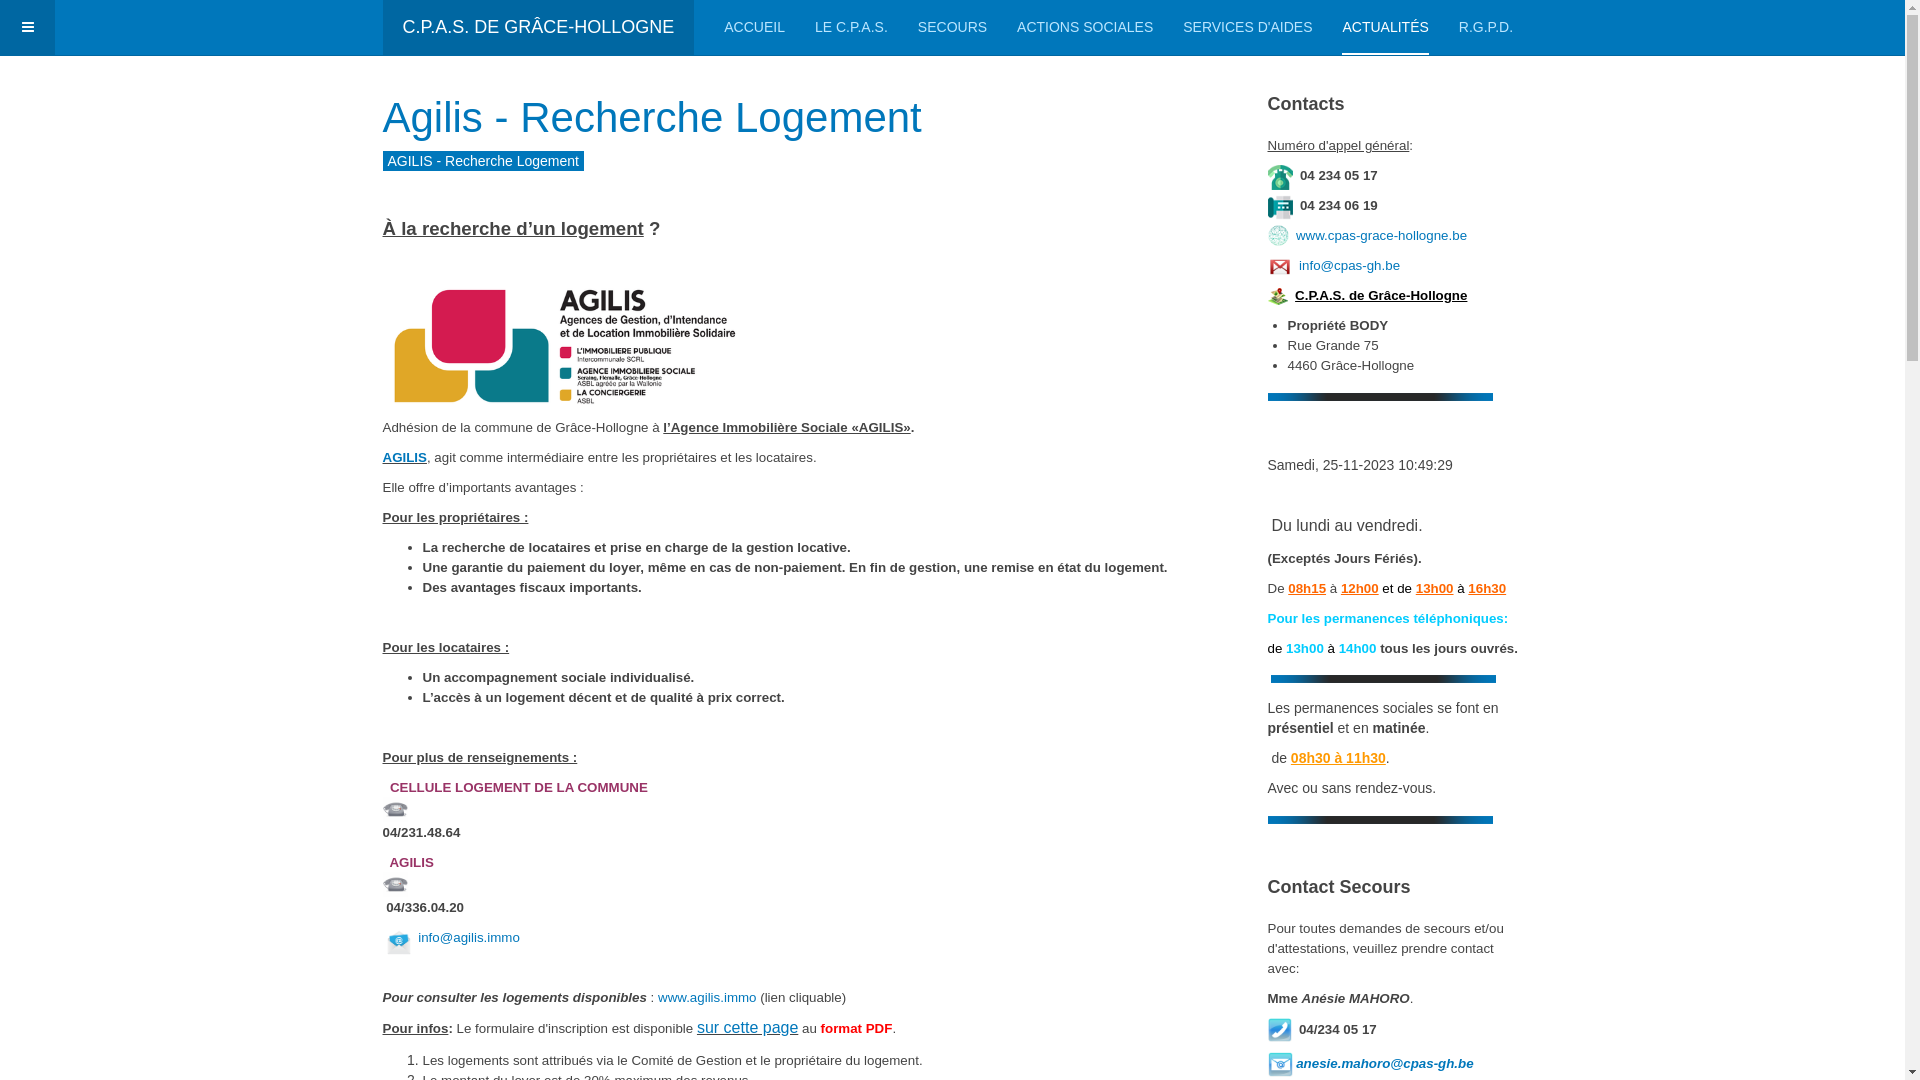 The image size is (1920, 1080). Describe the element at coordinates (1083, 27) in the screenshot. I see `'ACTIONS SOCIALES'` at that location.